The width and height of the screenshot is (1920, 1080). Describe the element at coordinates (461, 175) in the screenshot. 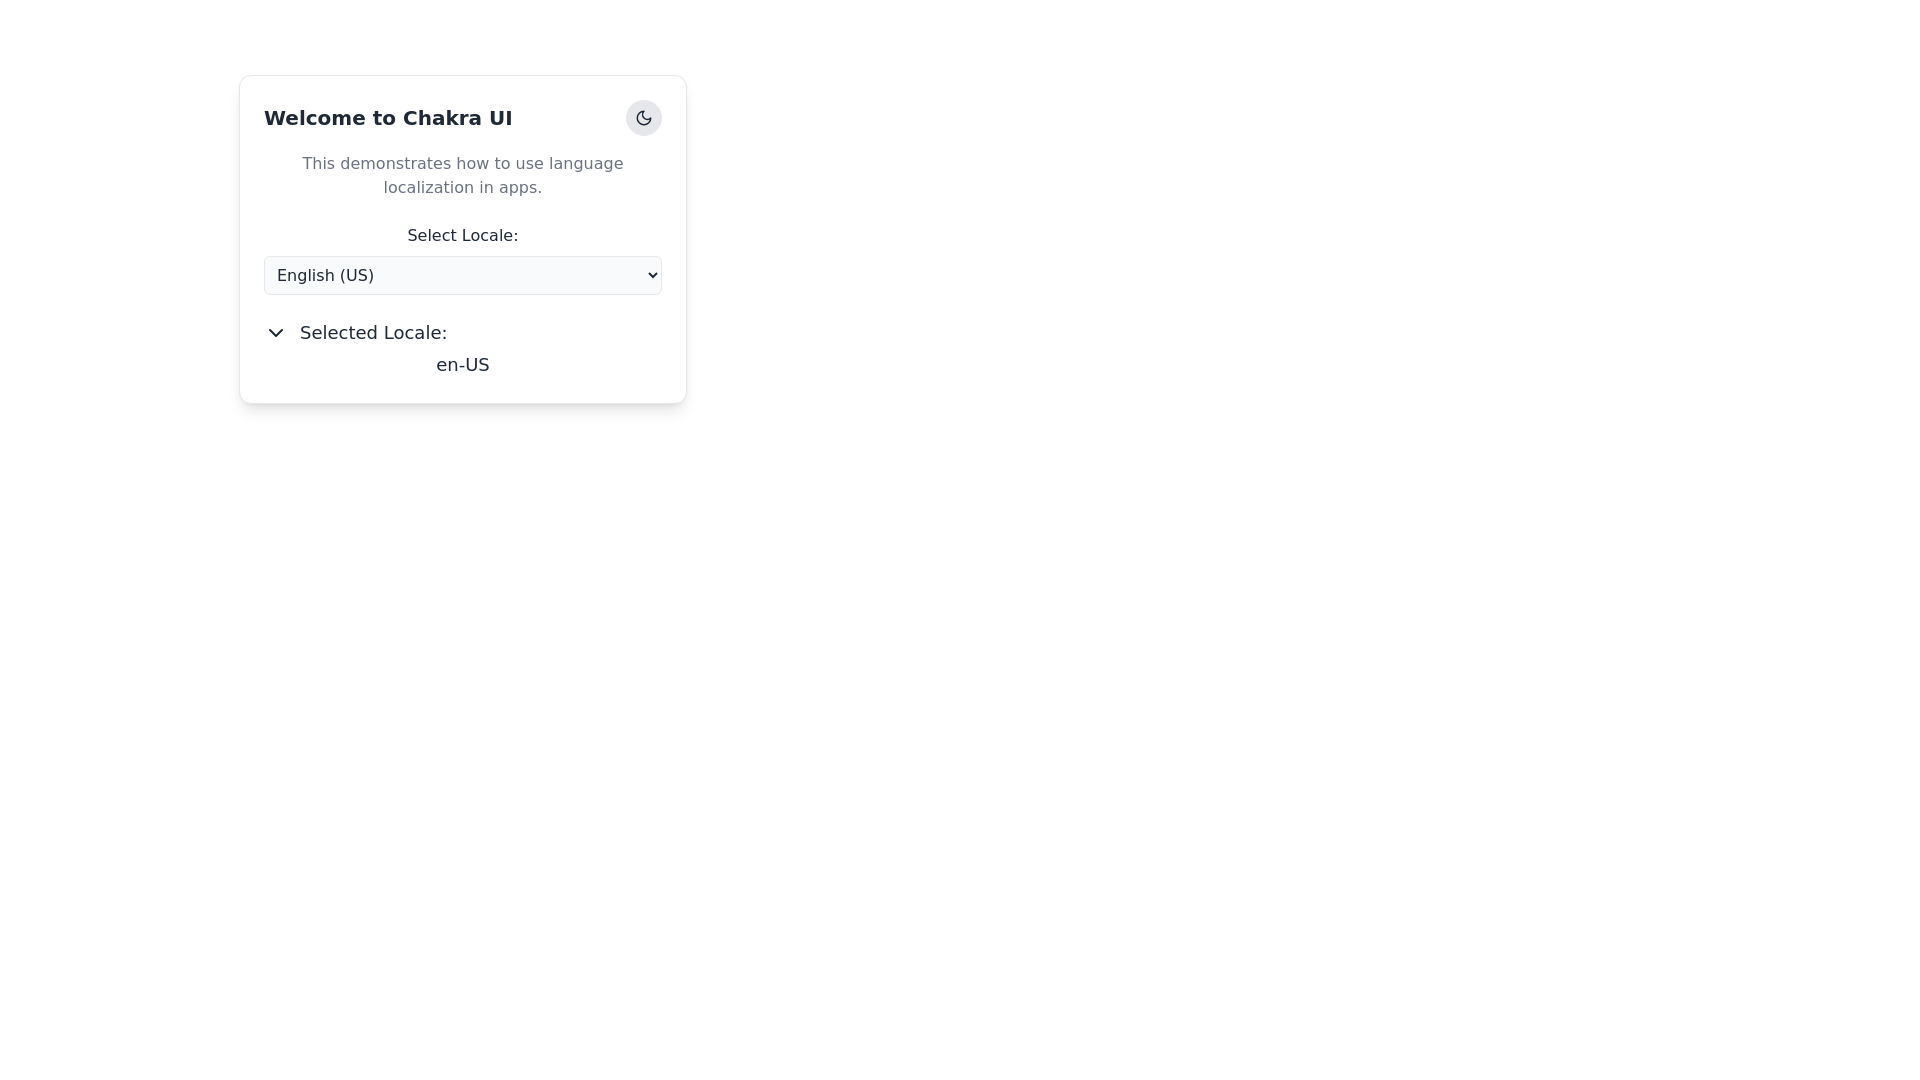

I see `the explanatory text that introduces the concept of language localization, located below the title 'Welcome to Chakra UI' and above 'Select Locale:'` at that location.